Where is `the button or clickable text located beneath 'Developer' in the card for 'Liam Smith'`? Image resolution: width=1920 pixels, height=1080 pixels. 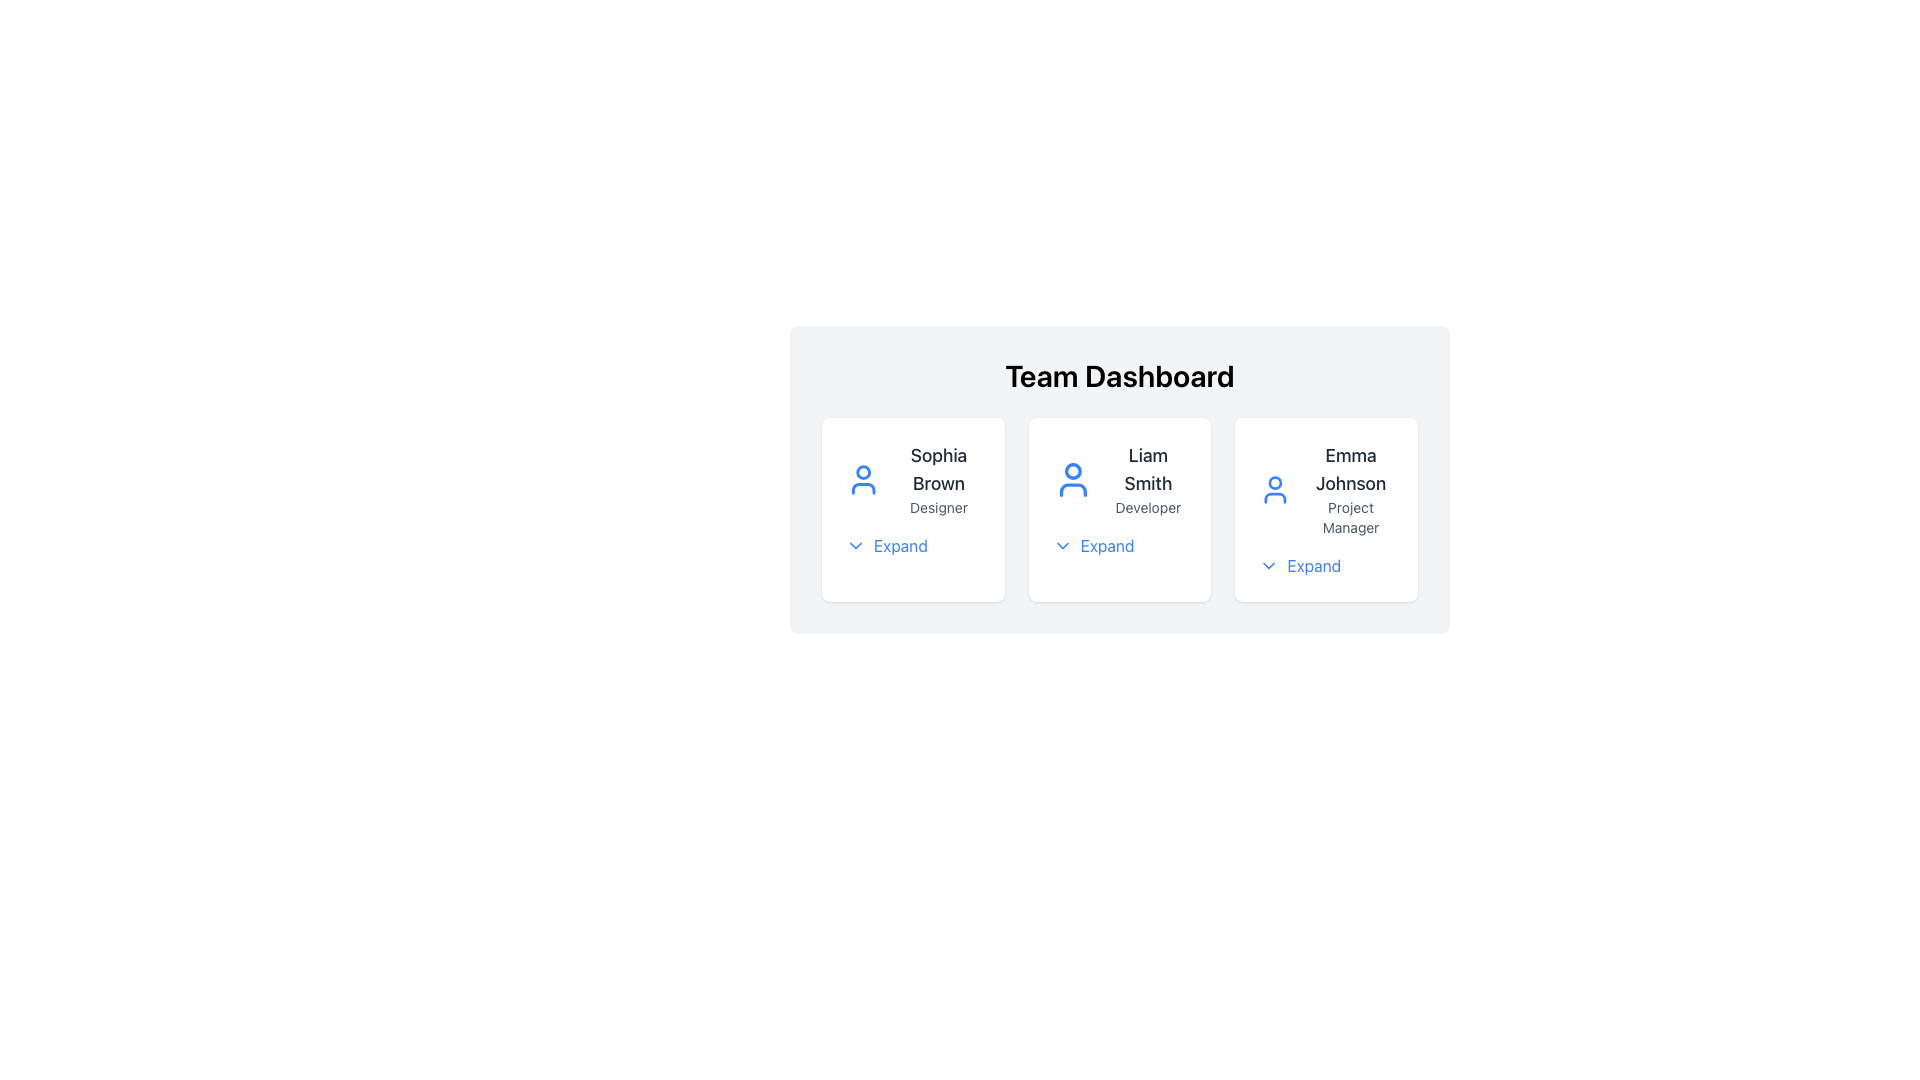 the button or clickable text located beneath 'Developer' in the card for 'Liam Smith' is located at coordinates (1118, 546).